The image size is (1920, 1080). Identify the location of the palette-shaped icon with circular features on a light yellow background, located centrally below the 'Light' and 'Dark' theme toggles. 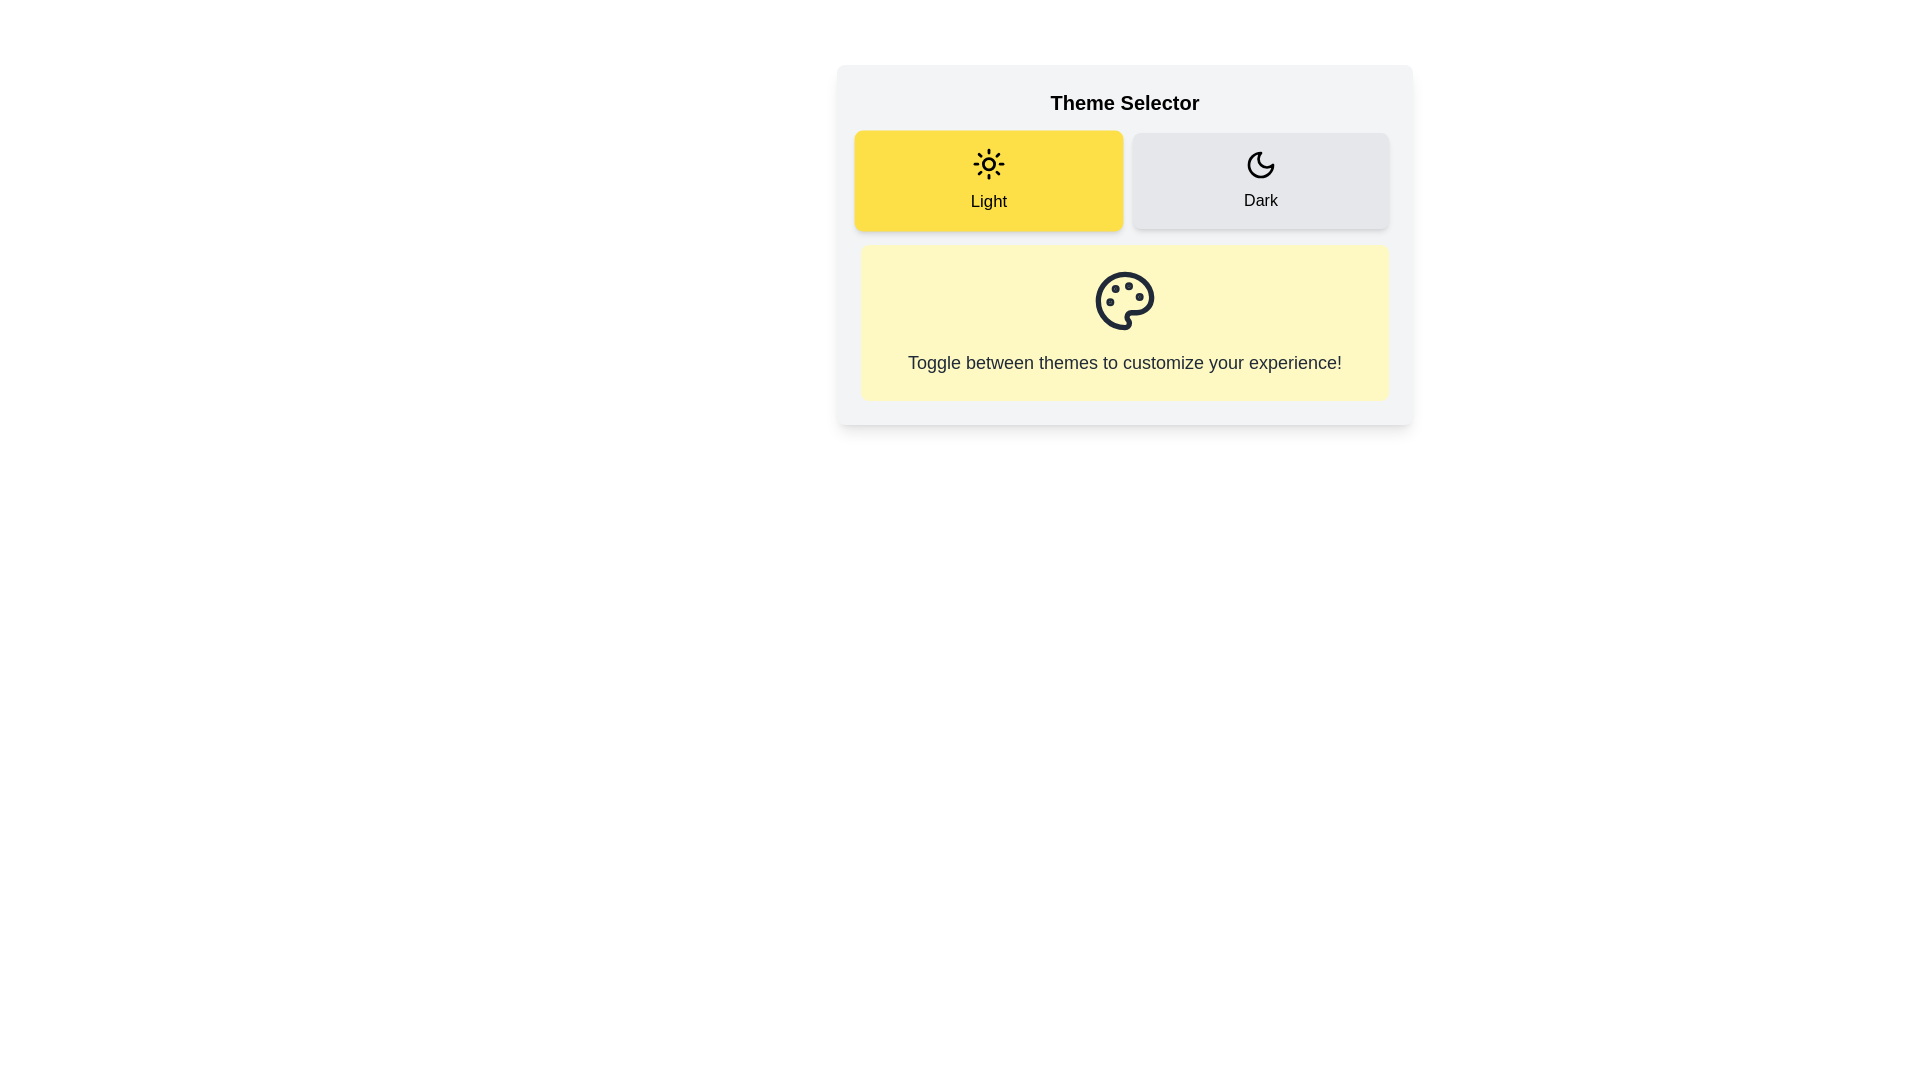
(1124, 300).